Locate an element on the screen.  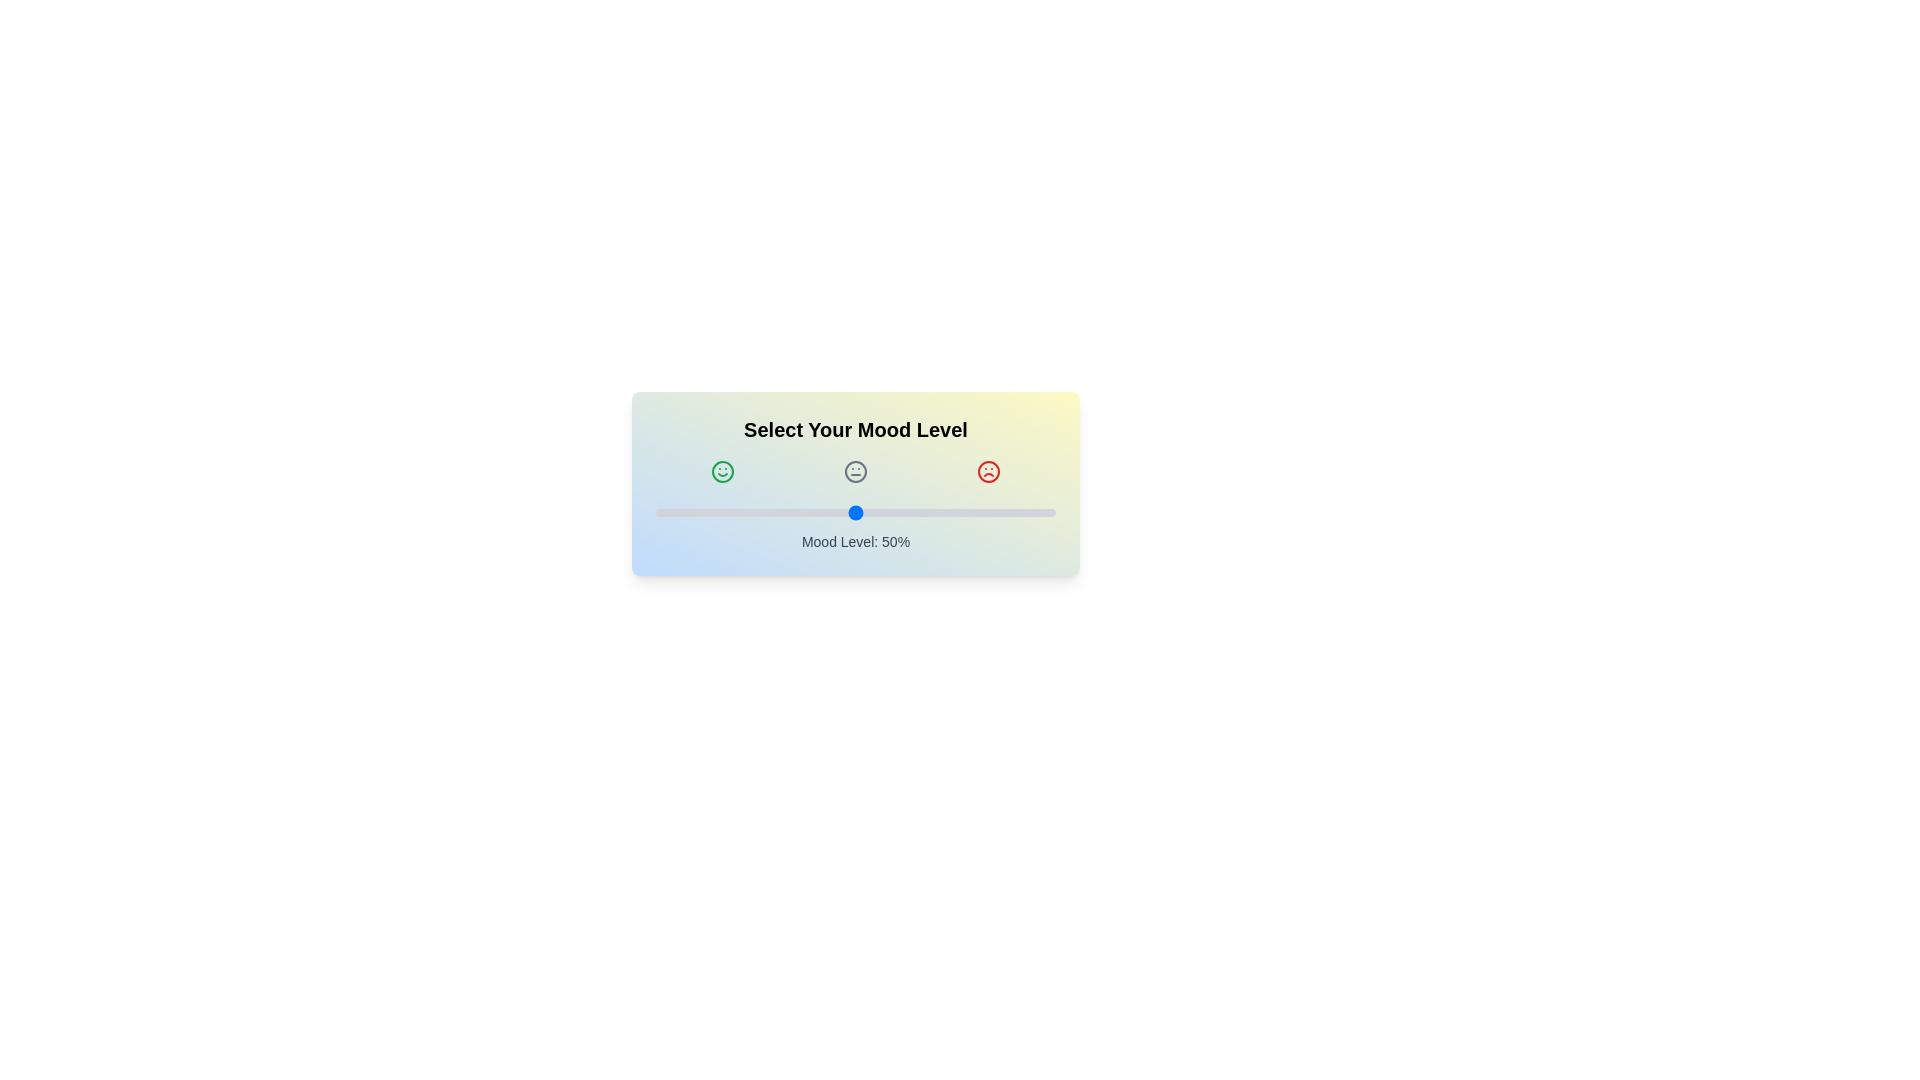
the mood level is located at coordinates (906, 512).